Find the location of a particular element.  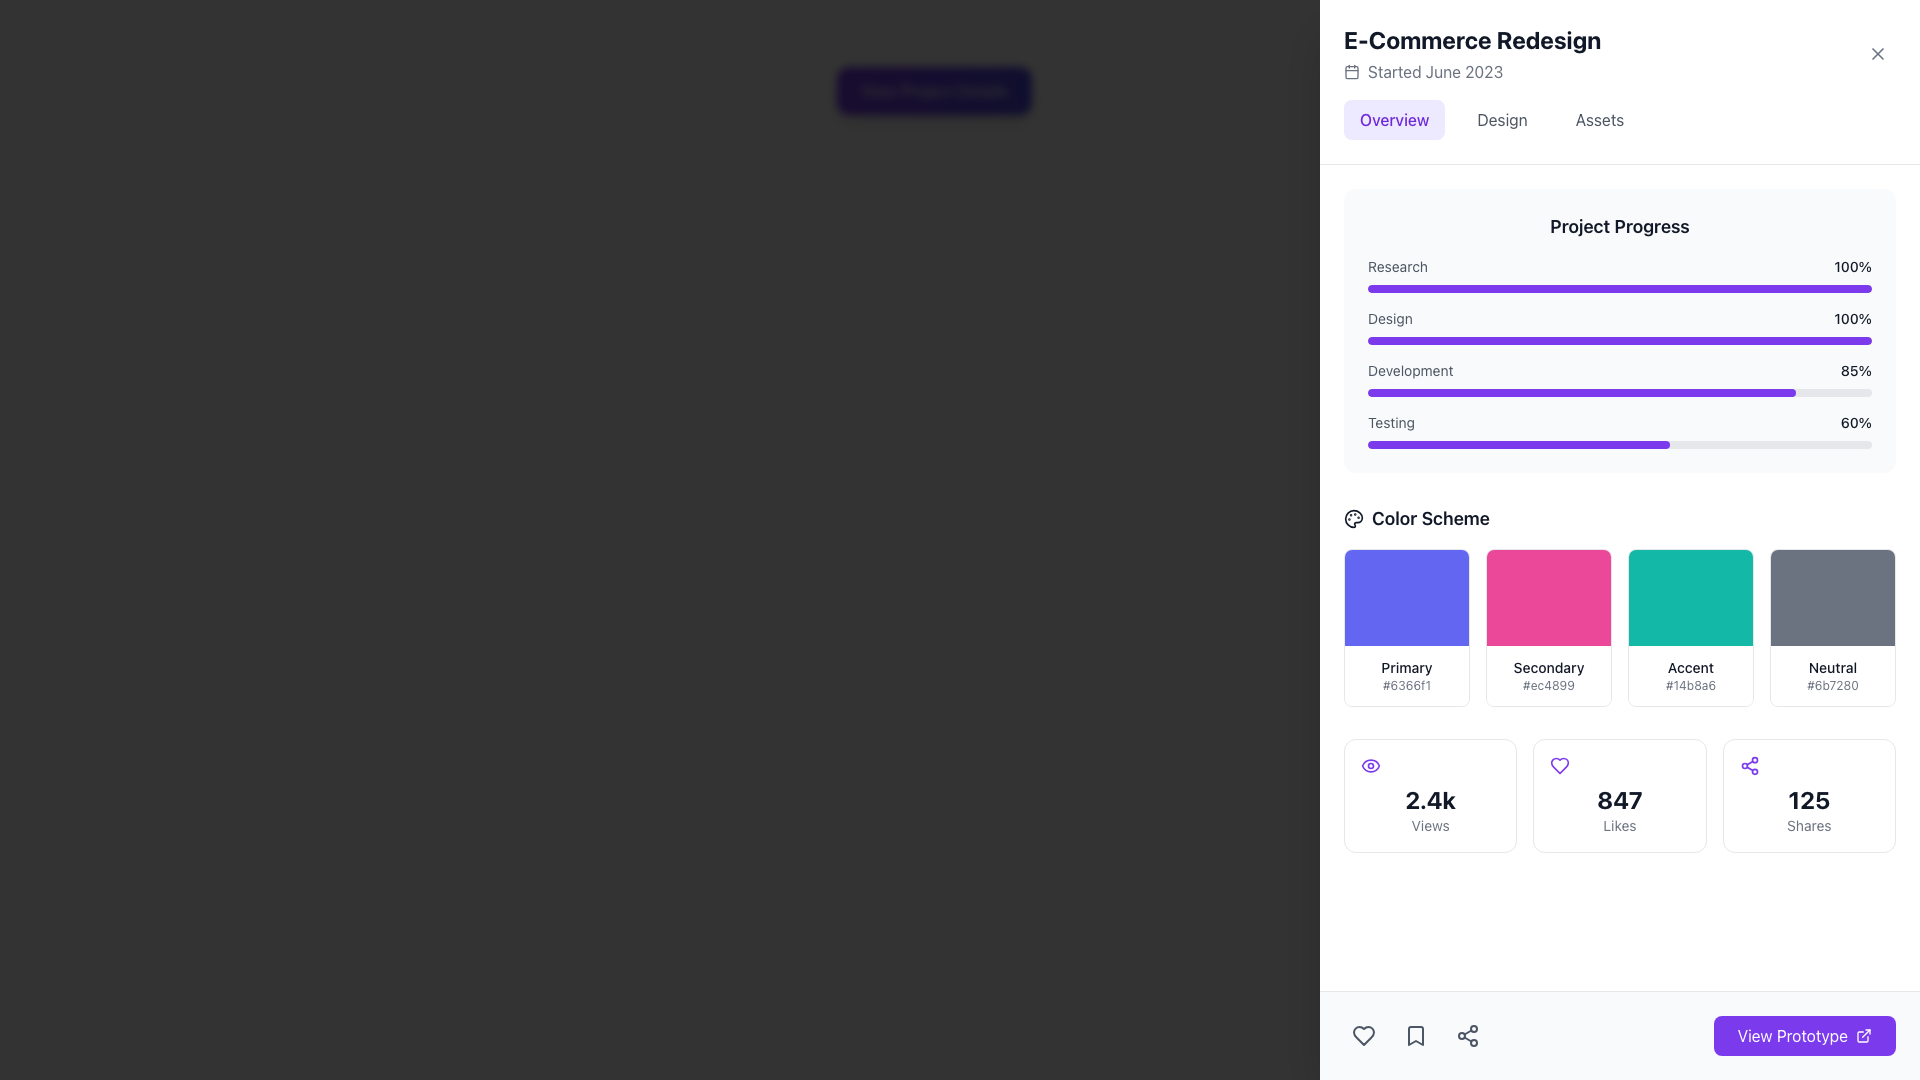

the button located in the bottom right corner of the layout, adjacent to the heart, bookmark, and share icons is located at coordinates (1620, 1035).